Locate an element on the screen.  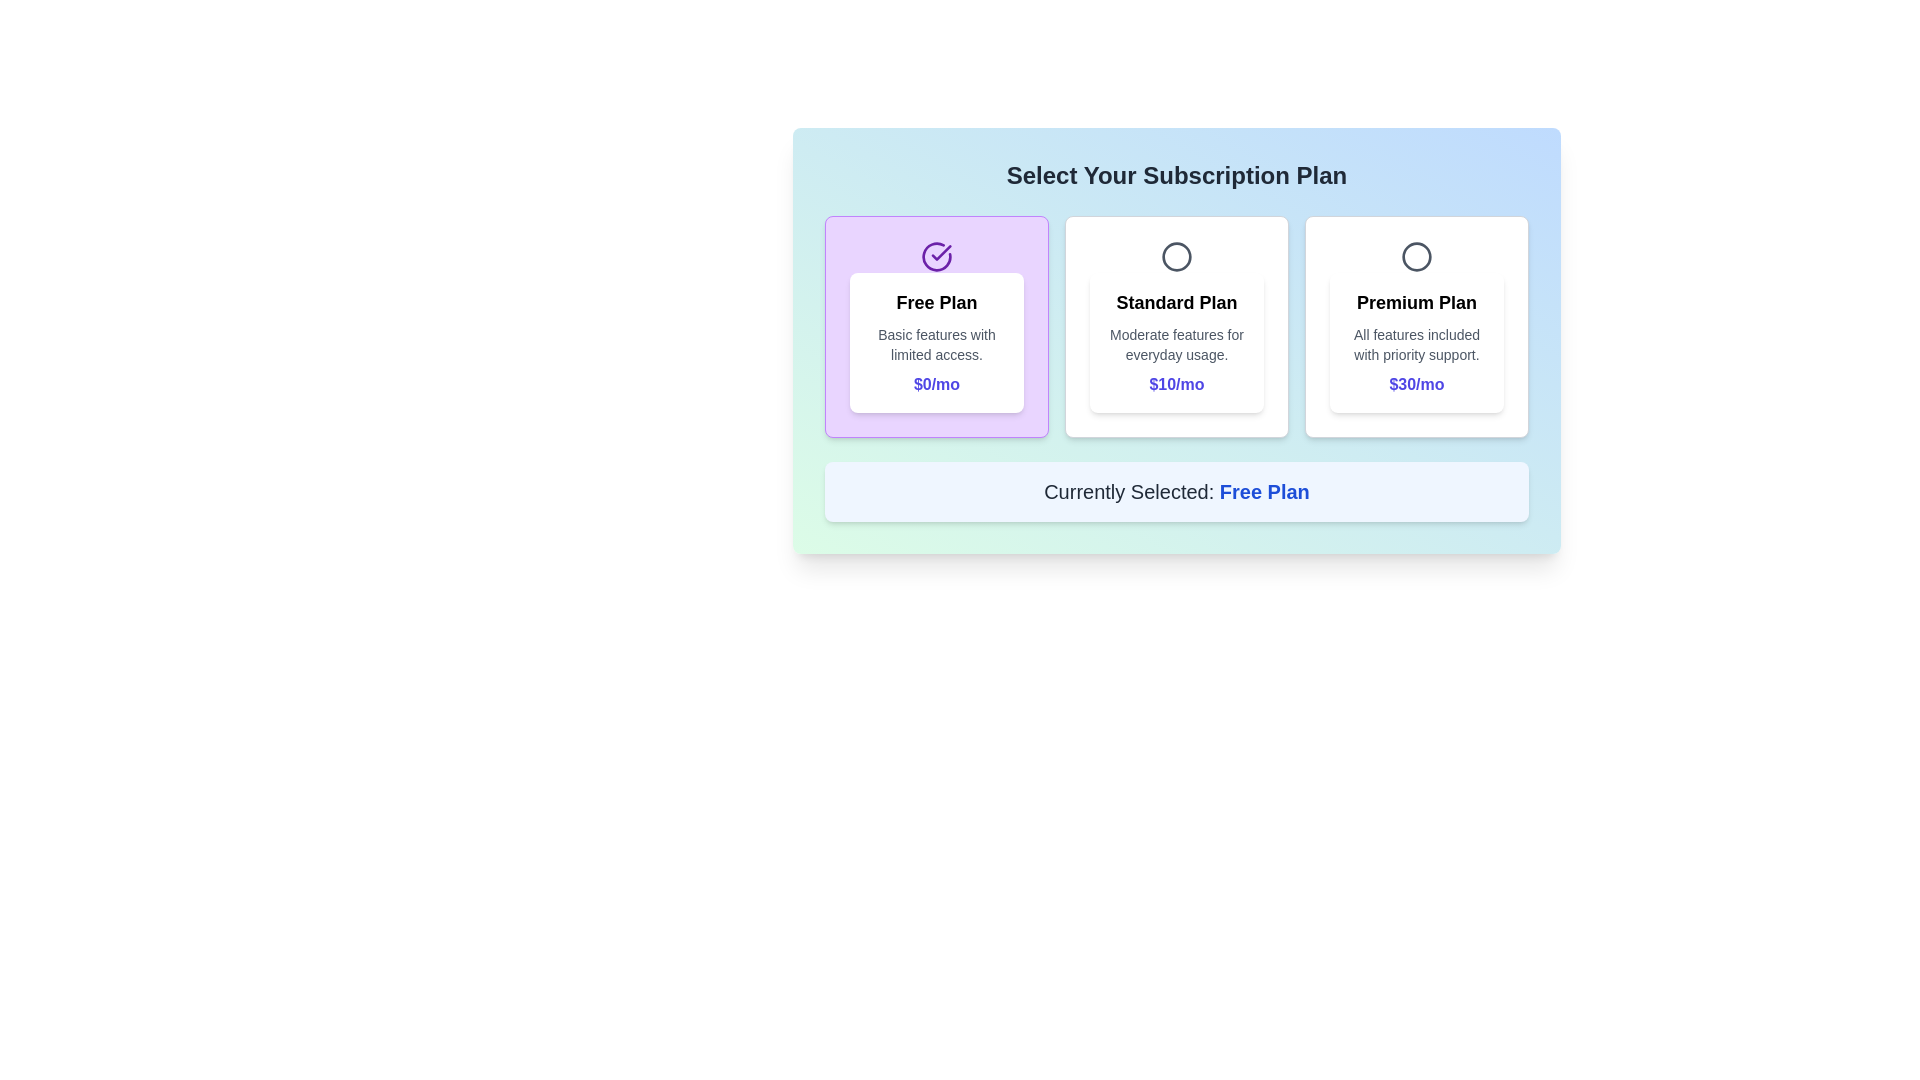
the 'Premium Plan' text label, which is the title of the Premium subscription card located at the top of the card is located at coordinates (1415, 303).